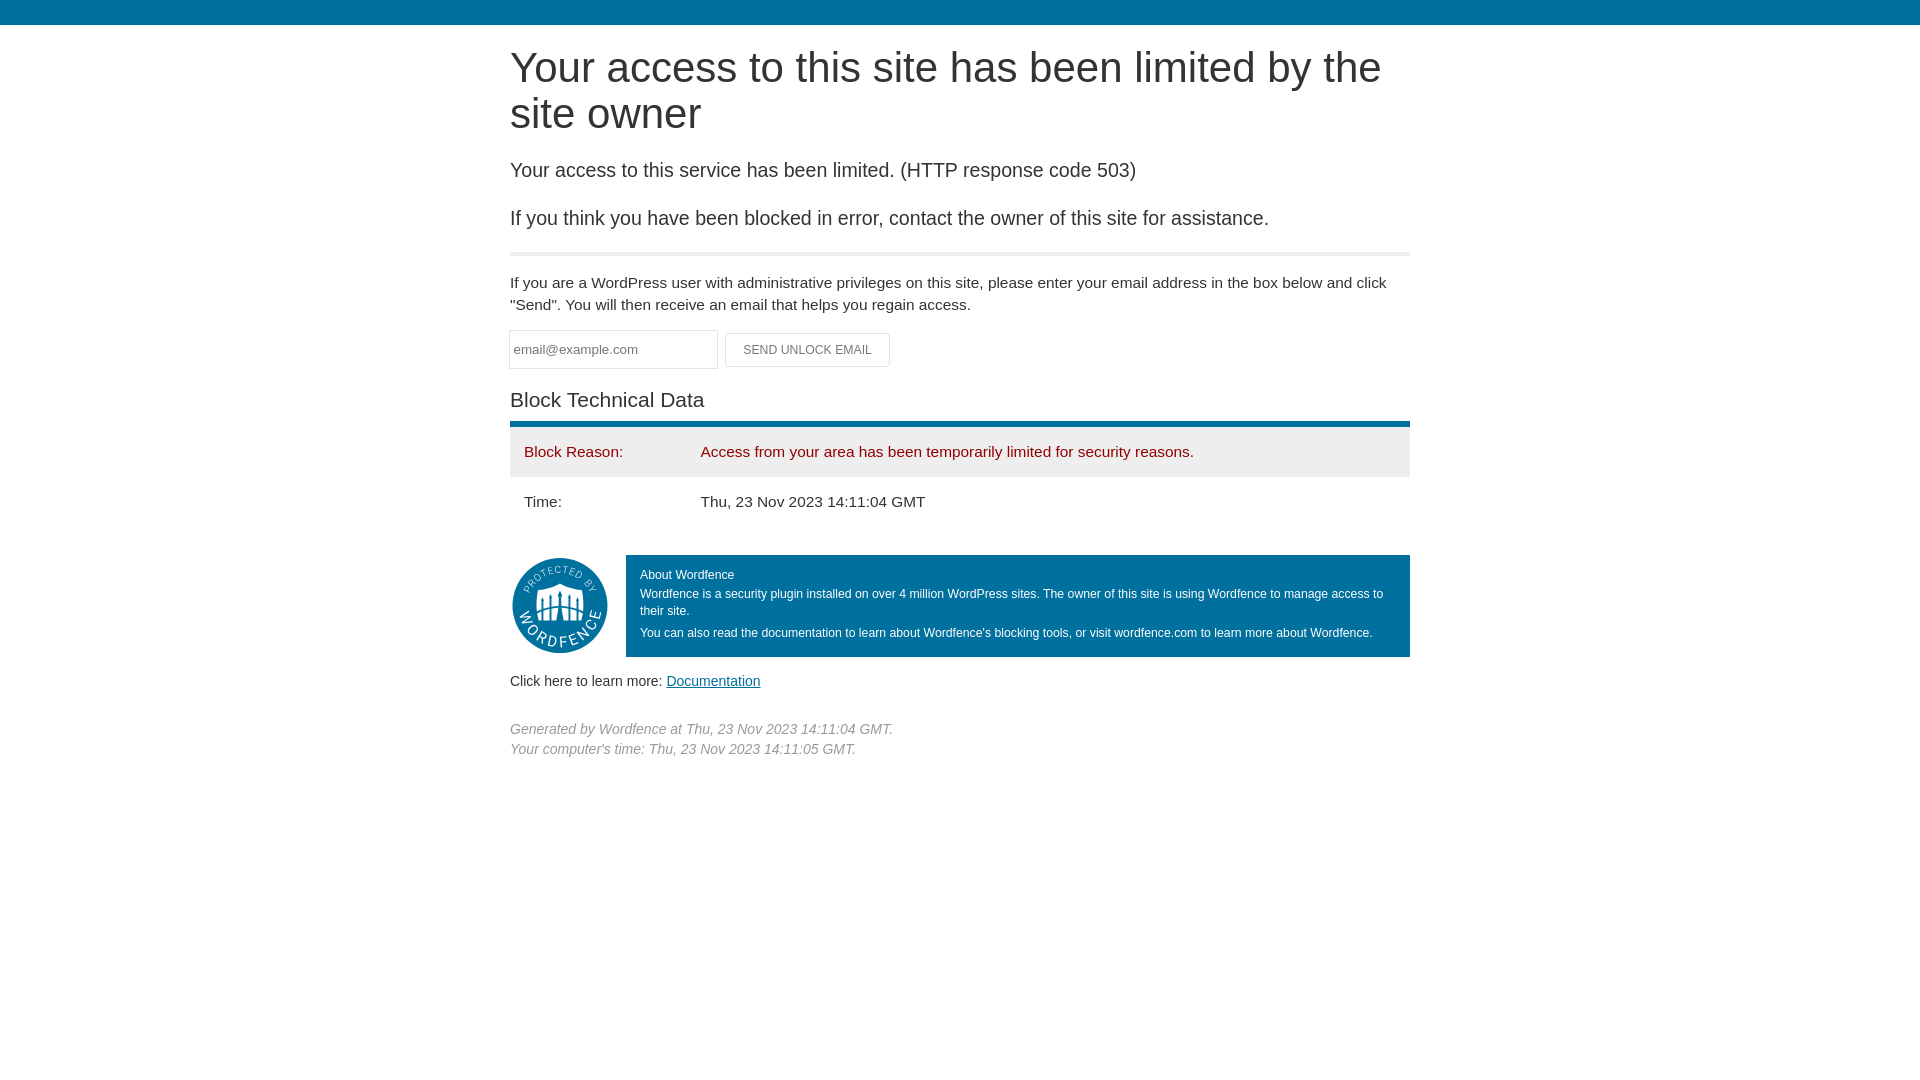 Image resolution: width=1920 pixels, height=1080 pixels. Describe the element at coordinates (807, 349) in the screenshot. I see `'Send Unlock Email'` at that location.